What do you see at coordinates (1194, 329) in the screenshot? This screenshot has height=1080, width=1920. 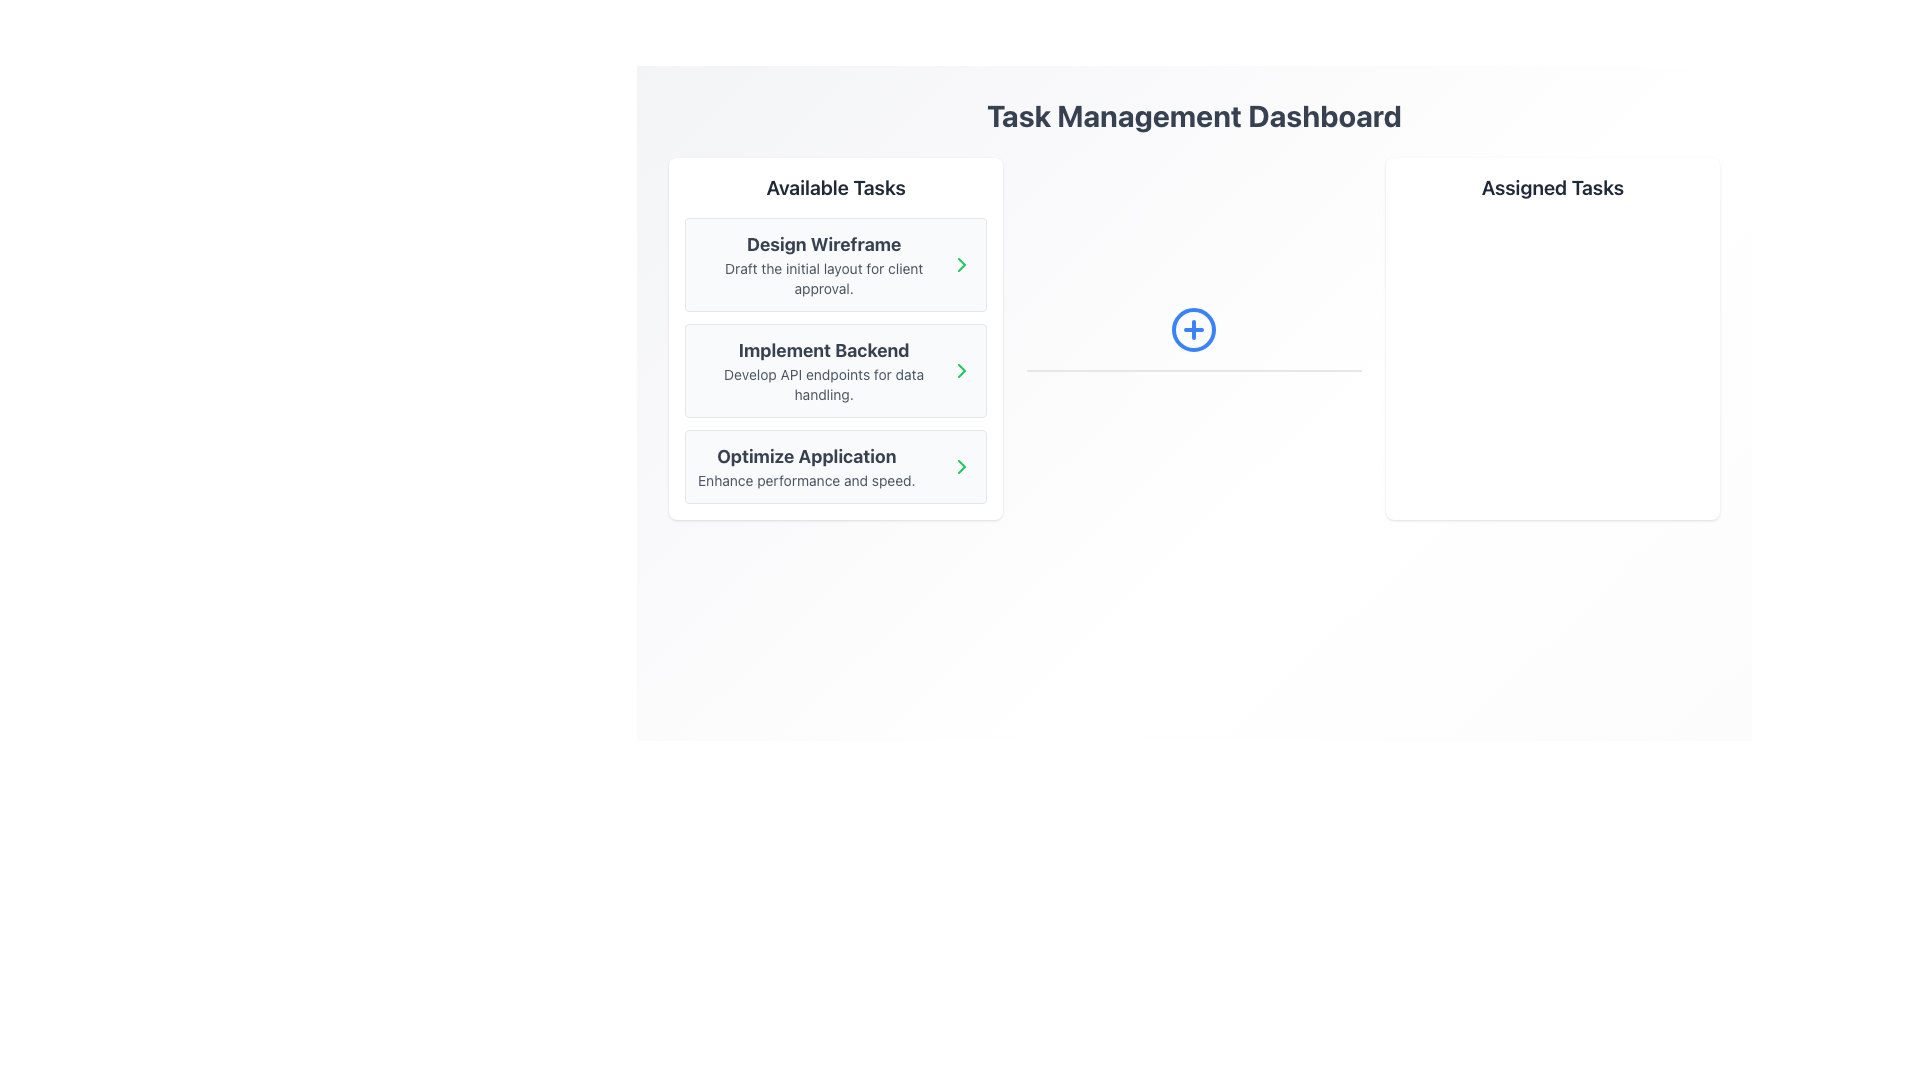 I see `the center of the circular blue outlined button with a blue plus sign` at bounding box center [1194, 329].